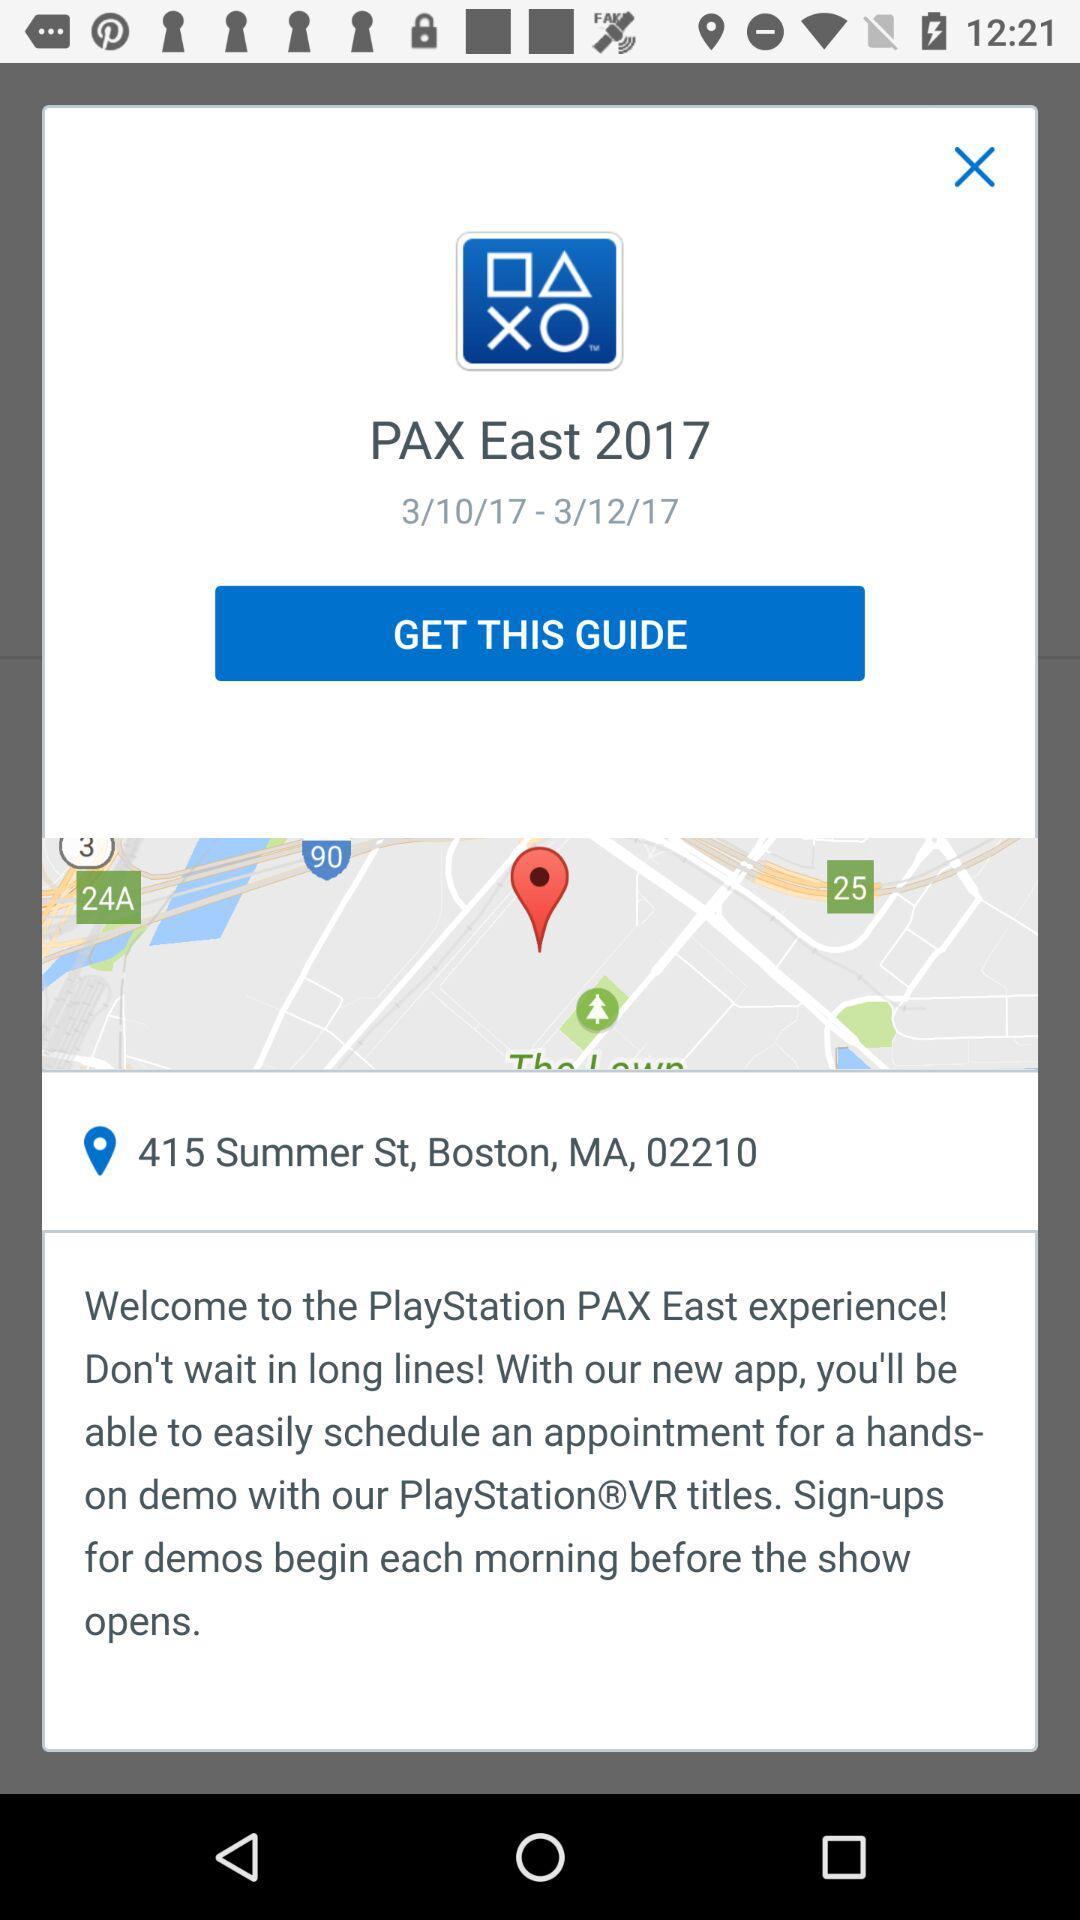 This screenshot has width=1080, height=1920. What do you see at coordinates (540, 1151) in the screenshot?
I see `the 415 summer st item` at bounding box center [540, 1151].